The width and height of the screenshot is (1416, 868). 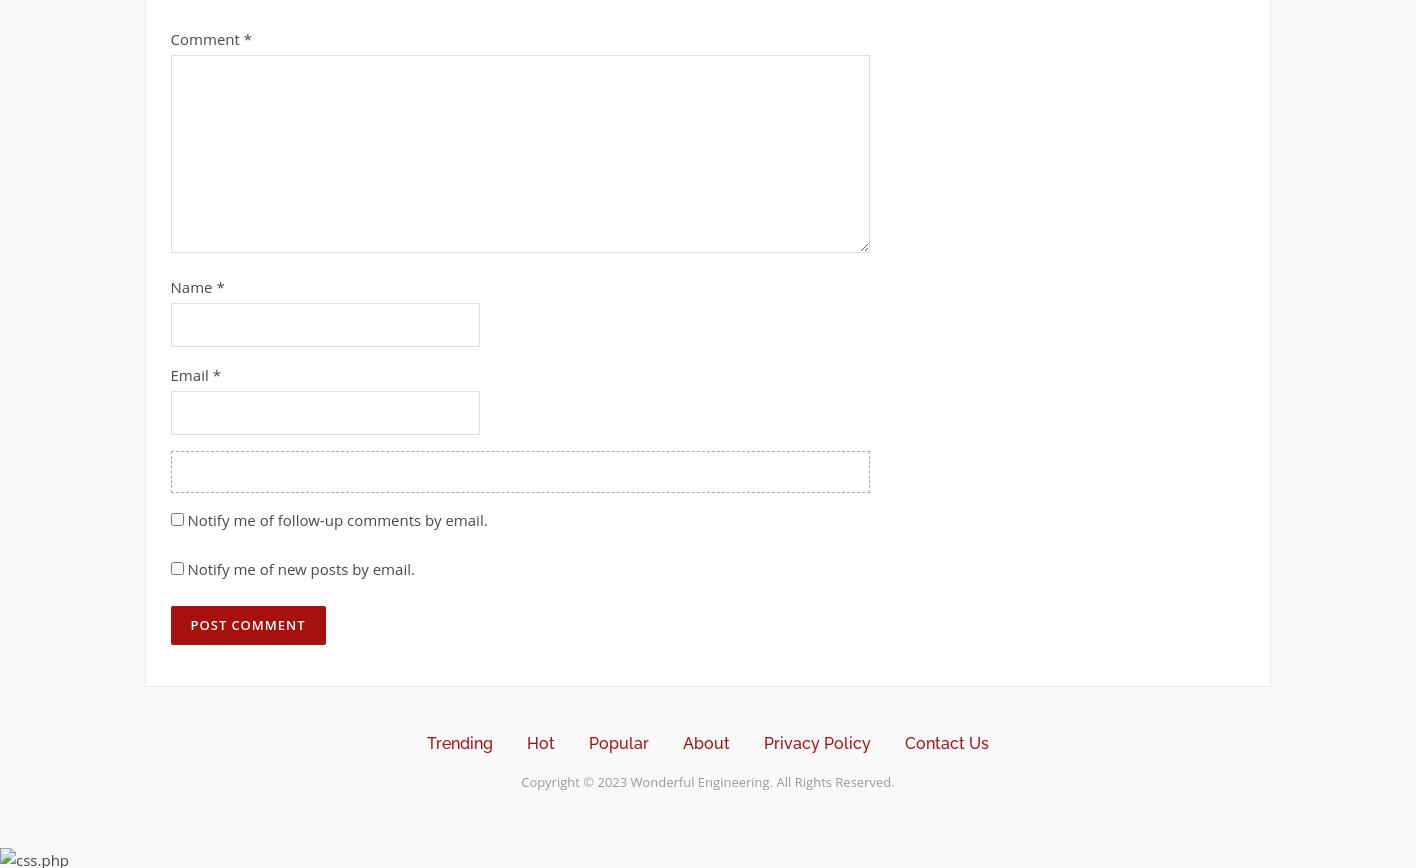 I want to click on 'Notify me of follow-up comments by email.', so click(x=186, y=518).